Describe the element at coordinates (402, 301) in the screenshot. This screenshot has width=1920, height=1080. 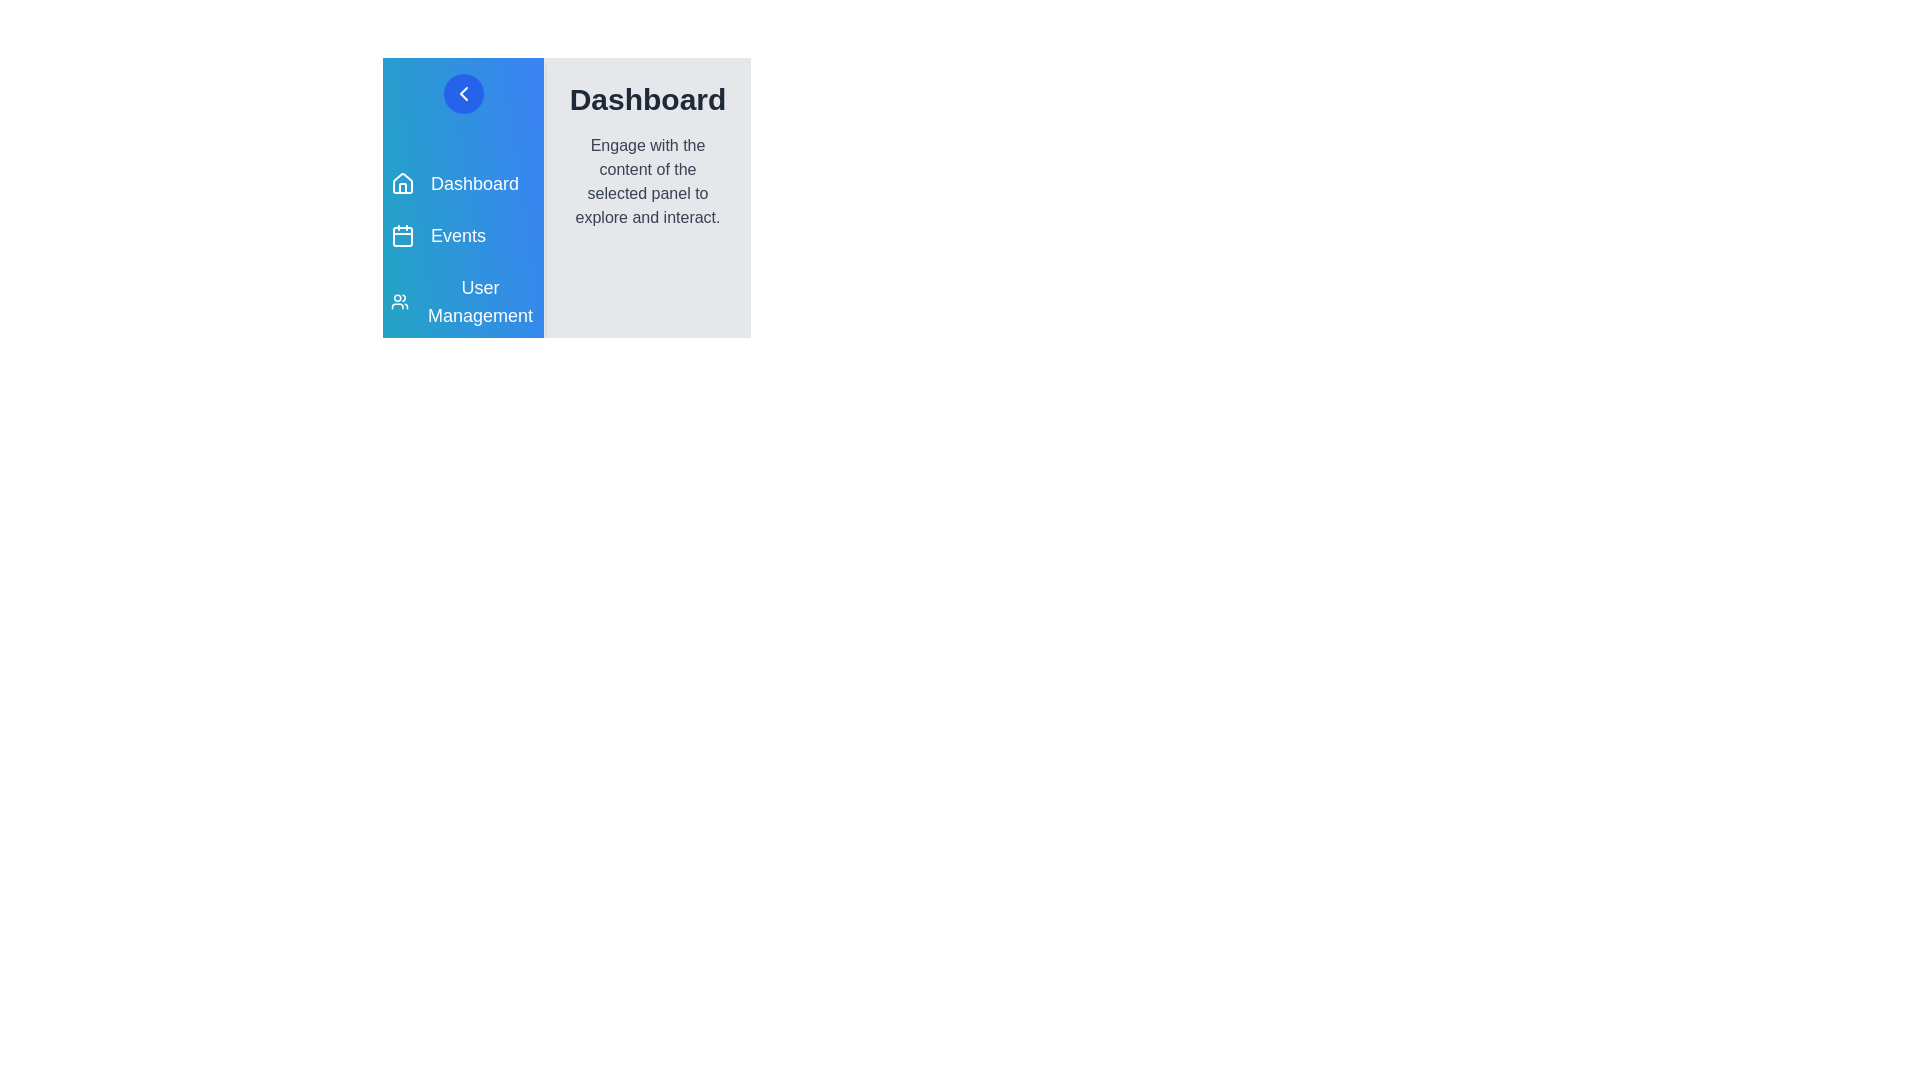
I see `the icon corresponding to User Management` at that location.